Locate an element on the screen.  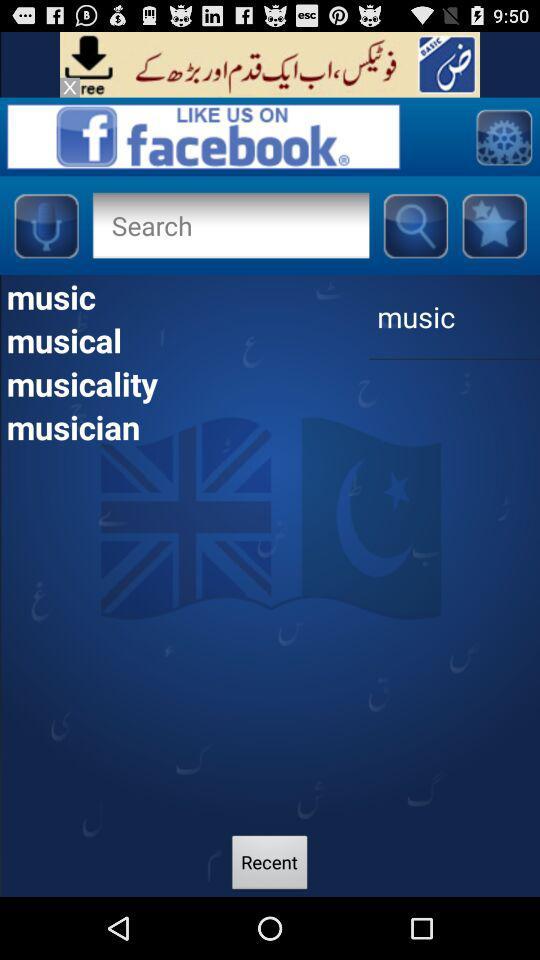
facebook is located at coordinates (493, 225).